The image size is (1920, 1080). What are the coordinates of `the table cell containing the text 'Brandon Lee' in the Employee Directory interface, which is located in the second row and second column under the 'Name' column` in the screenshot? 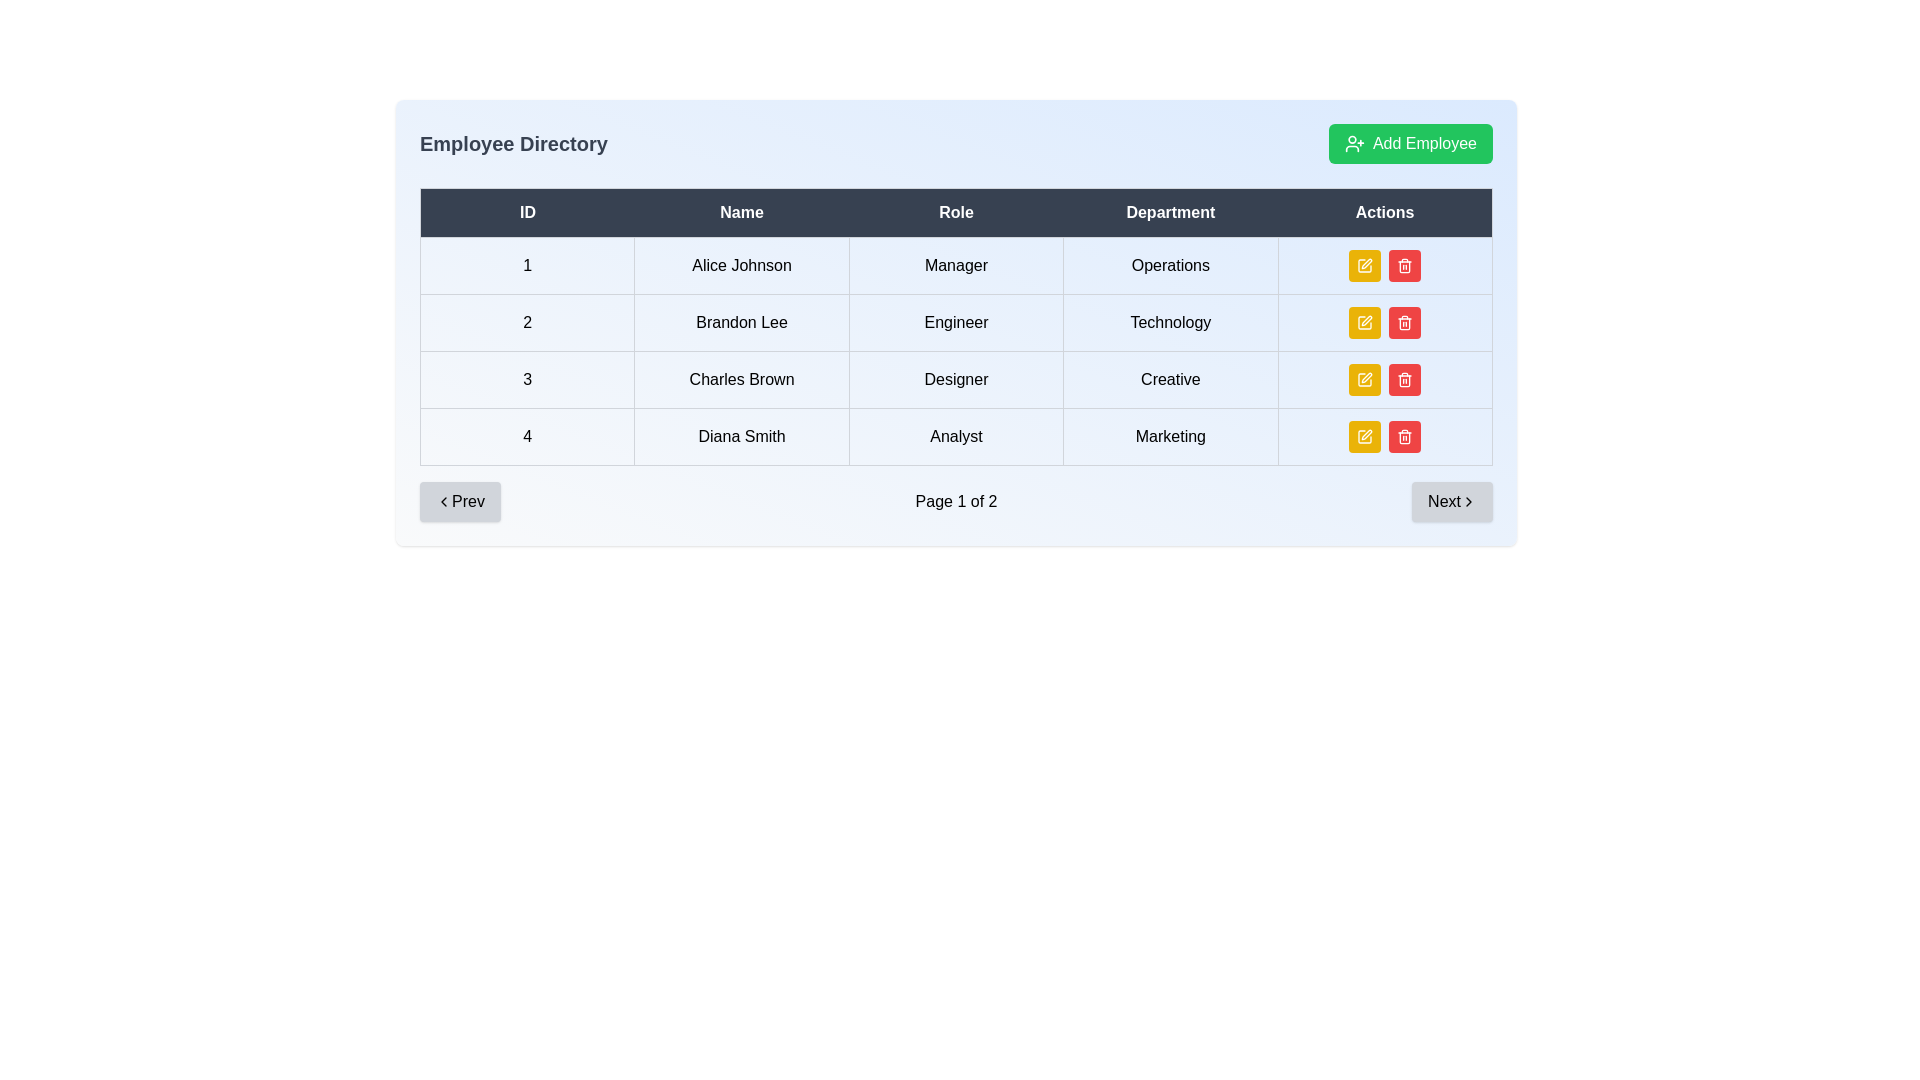 It's located at (741, 322).